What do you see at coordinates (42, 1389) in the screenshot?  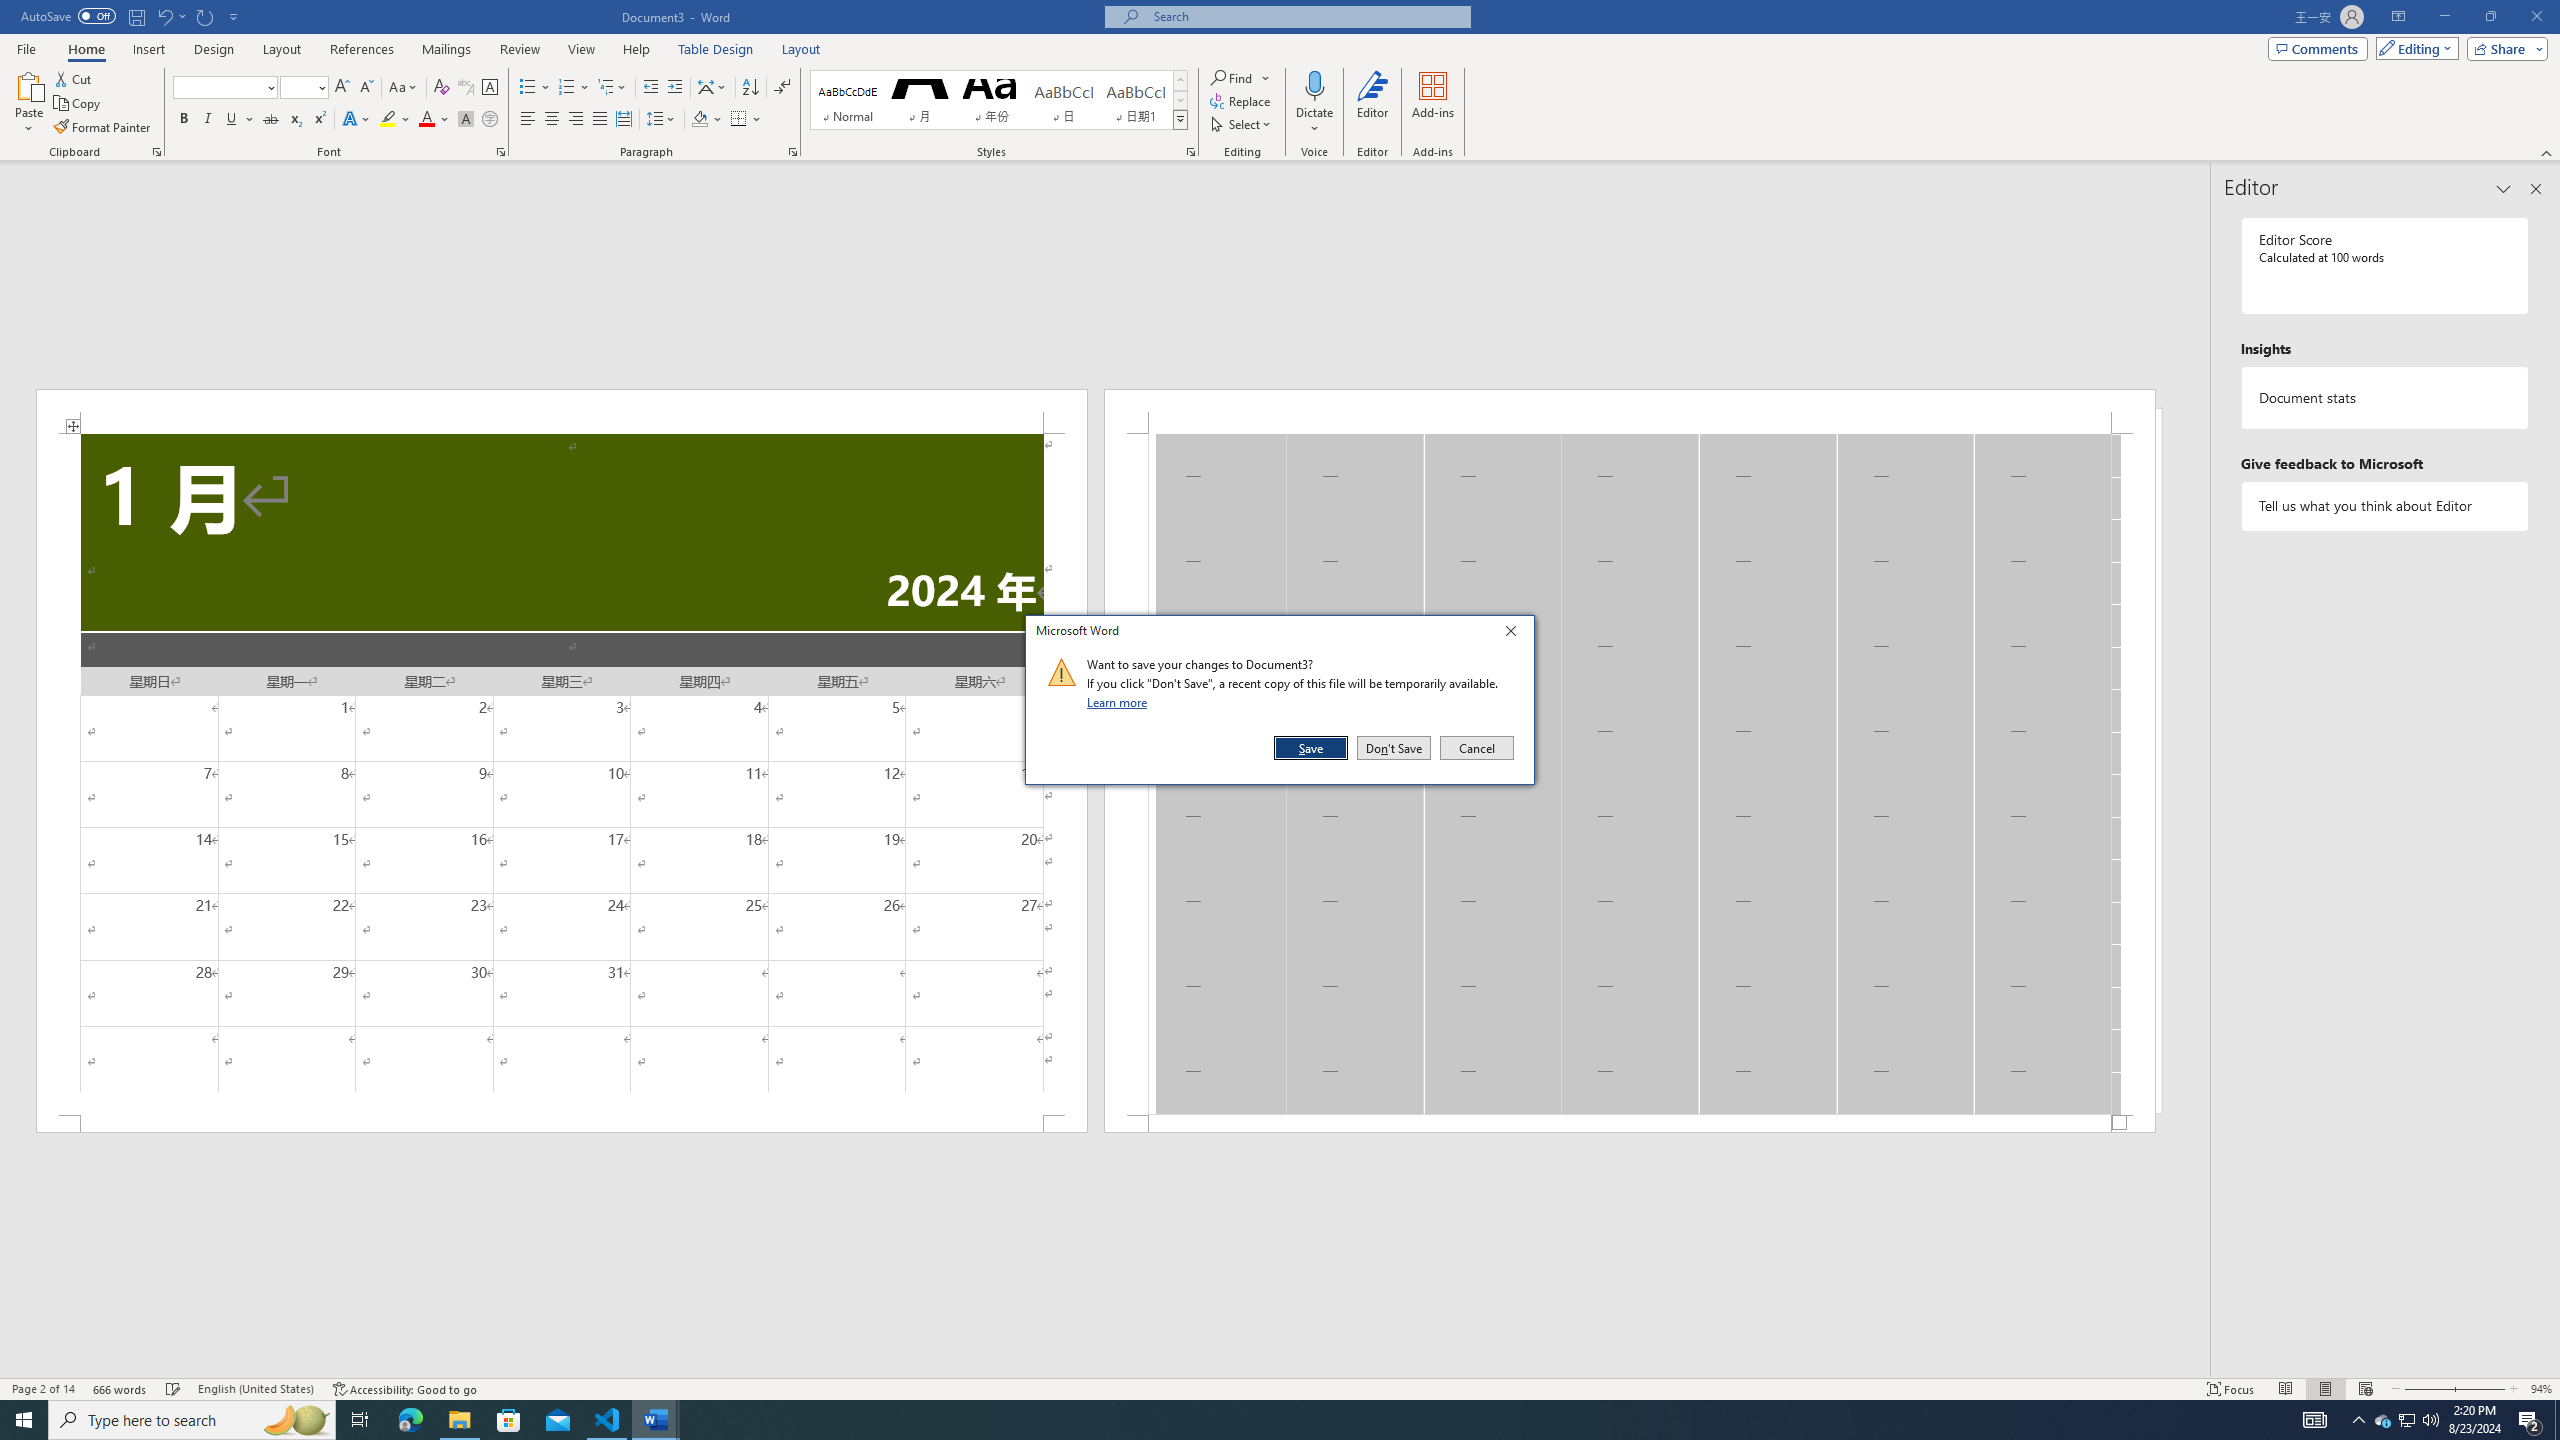 I see `'Page Number Page 2 of 14'` at bounding box center [42, 1389].